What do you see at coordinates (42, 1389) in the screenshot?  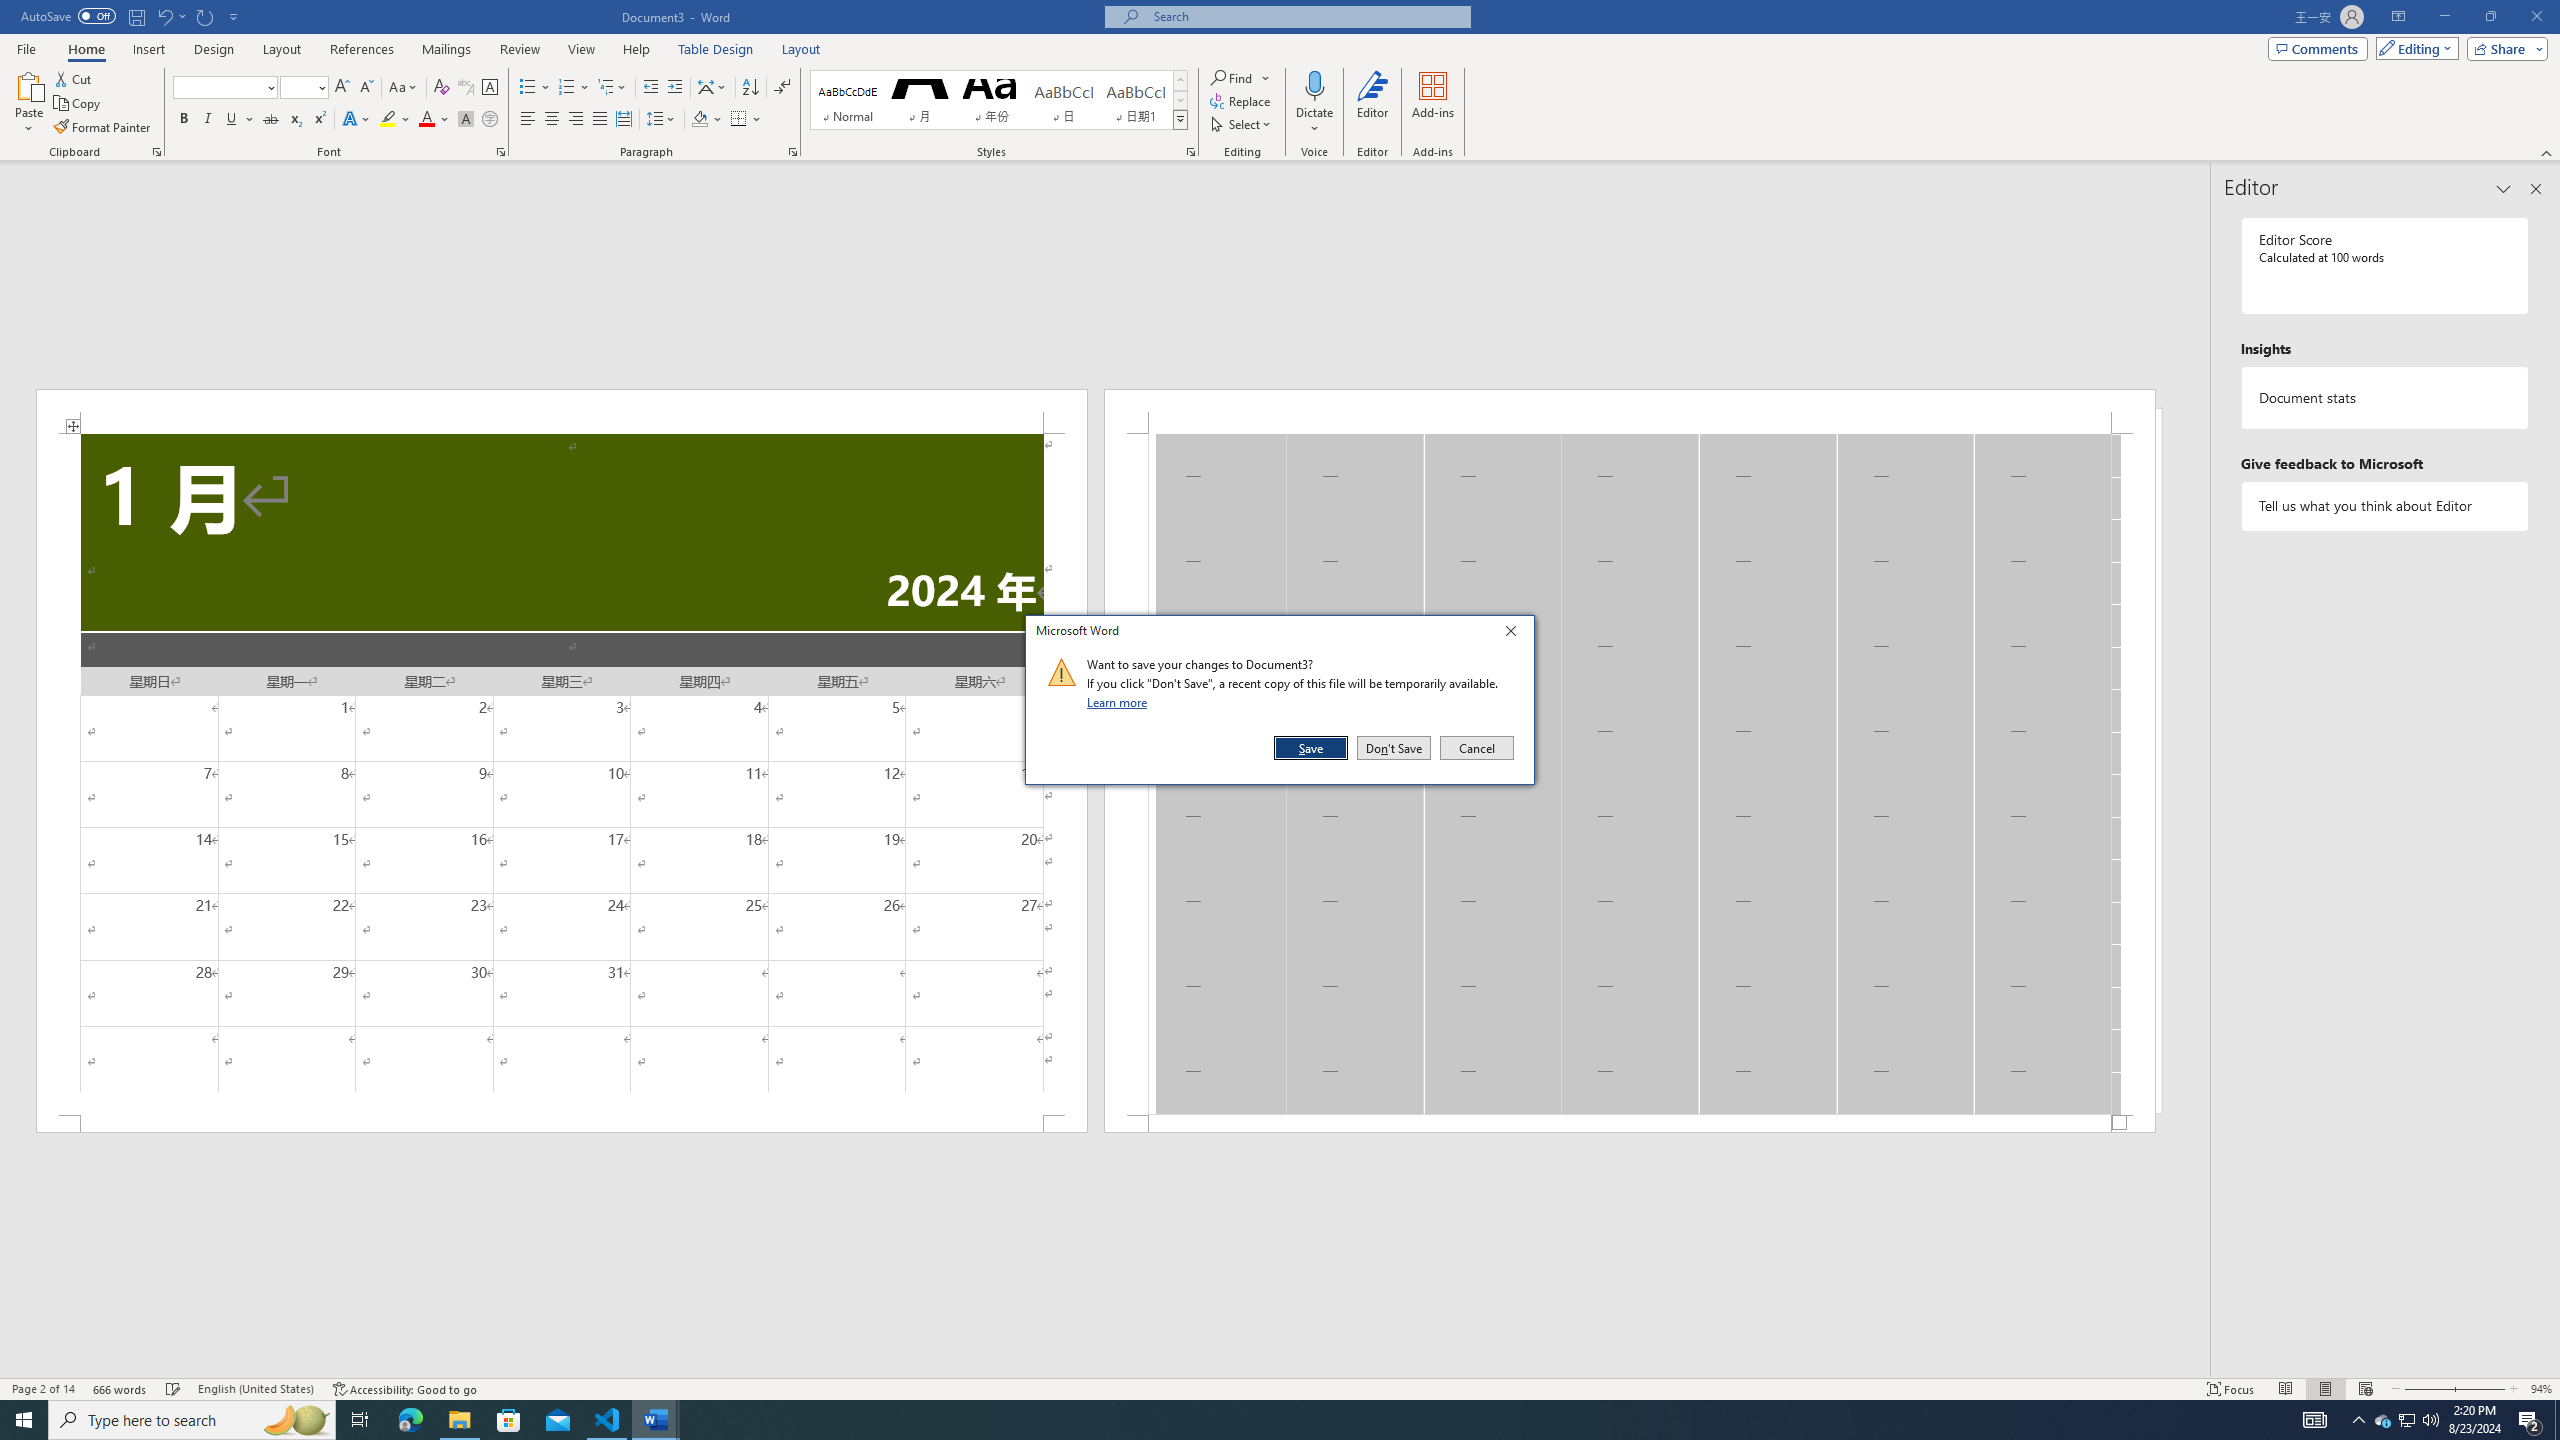 I see `'Page Number Page 2 of 14'` at bounding box center [42, 1389].